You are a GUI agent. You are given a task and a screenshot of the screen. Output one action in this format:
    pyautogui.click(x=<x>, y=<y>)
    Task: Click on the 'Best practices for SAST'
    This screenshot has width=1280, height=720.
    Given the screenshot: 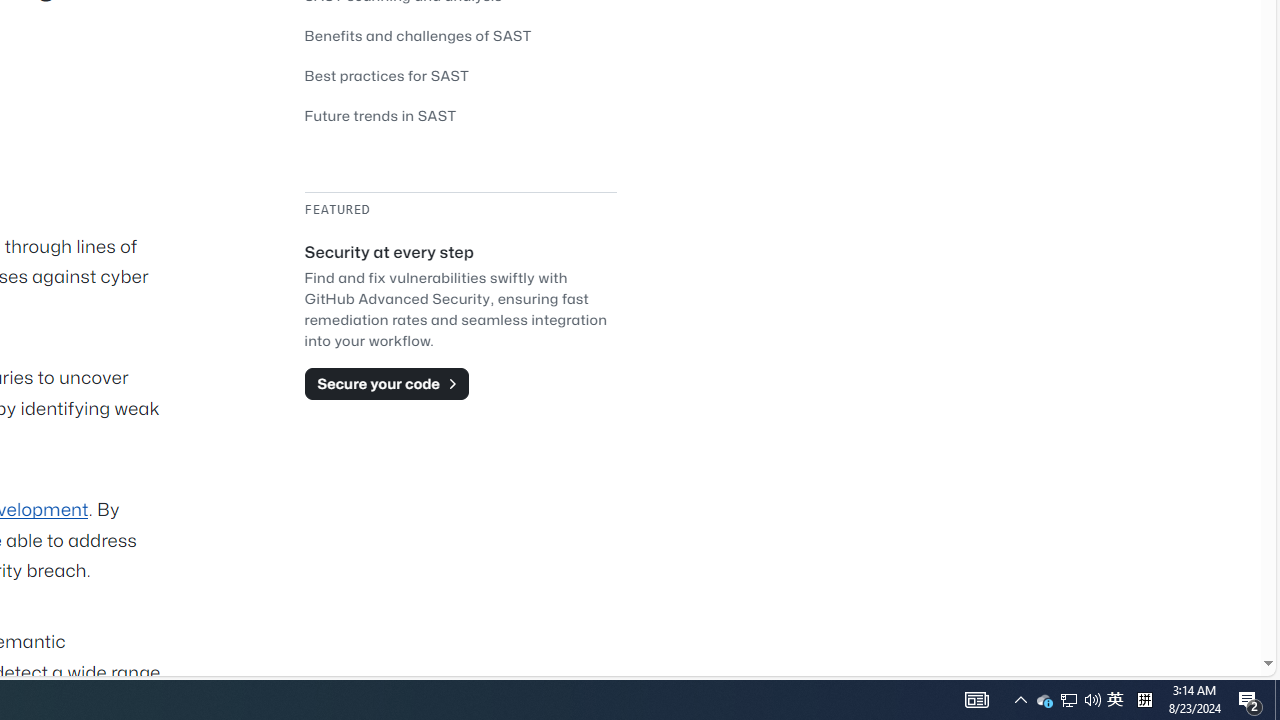 What is the action you would take?
    pyautogui.click(x=387, y=74)
    